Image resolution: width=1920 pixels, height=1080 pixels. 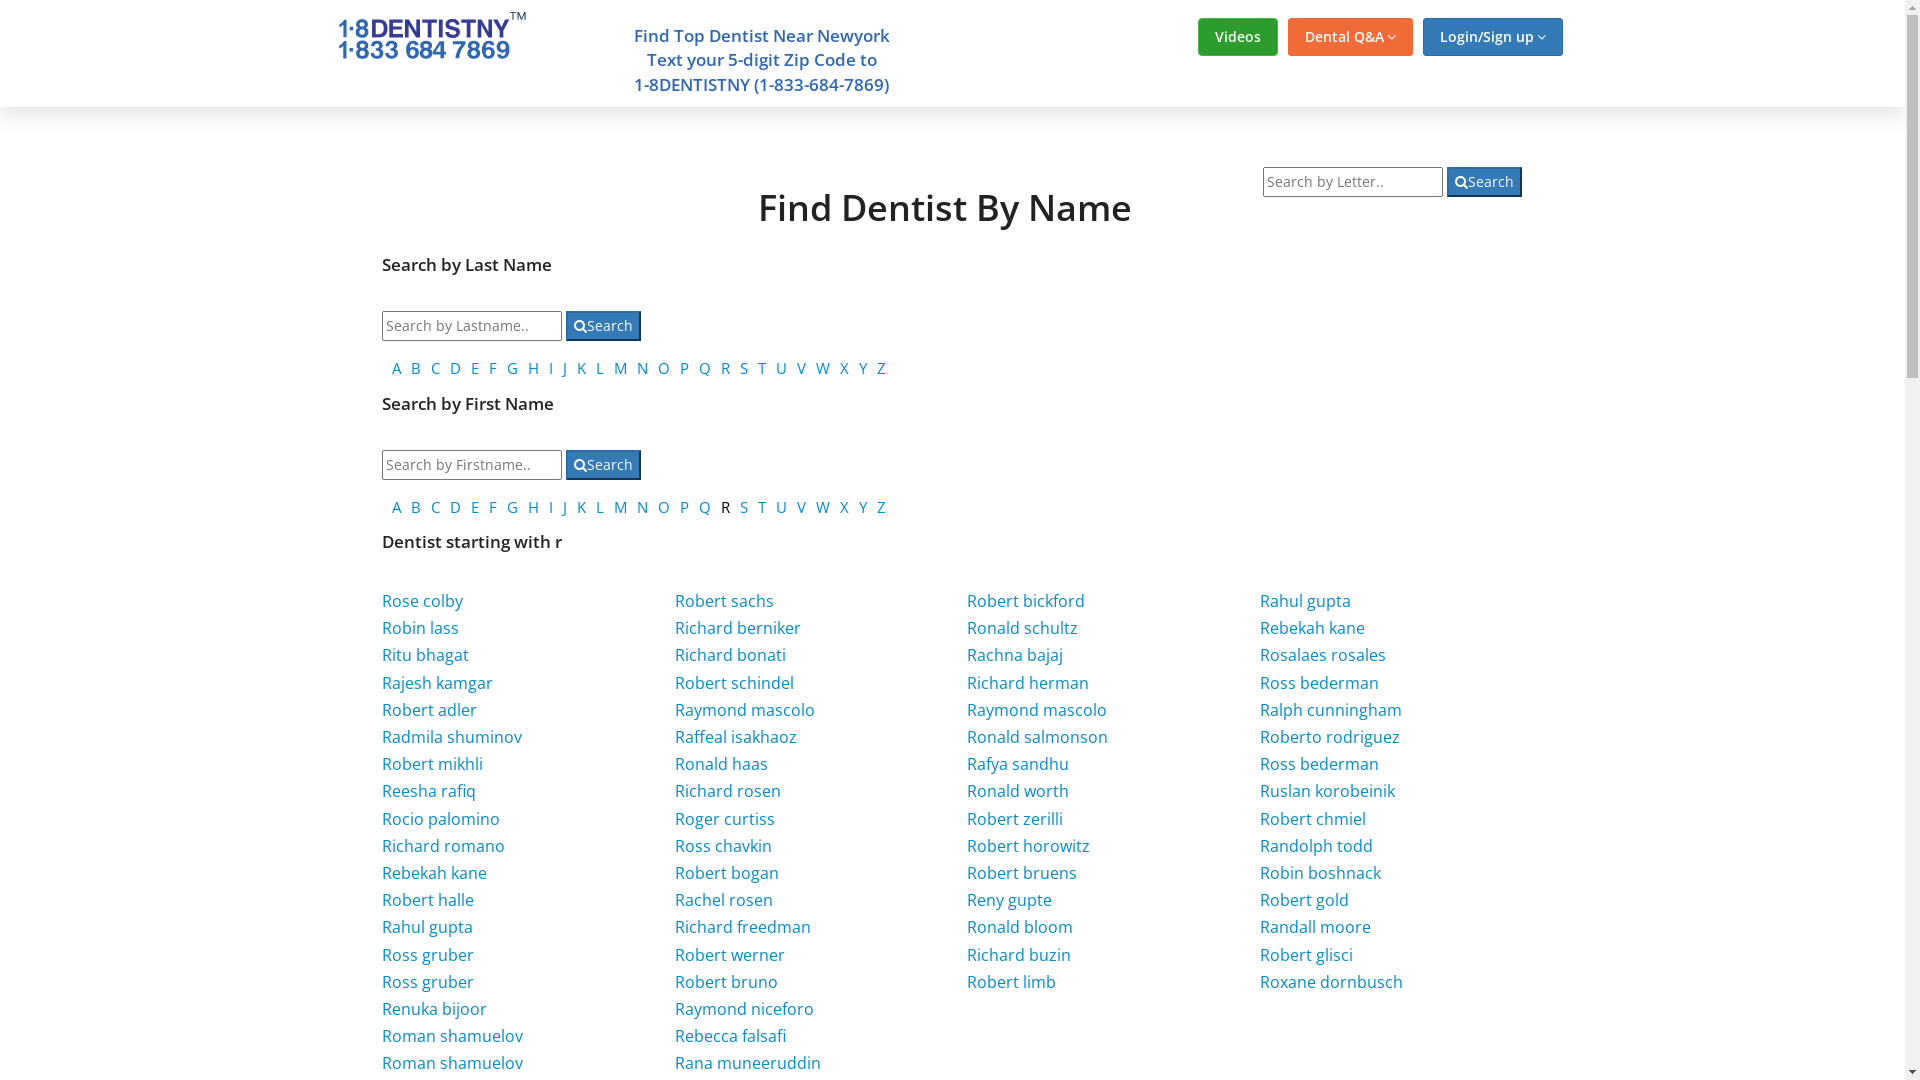 I want to click on 'K', so click(x=580, y=505).